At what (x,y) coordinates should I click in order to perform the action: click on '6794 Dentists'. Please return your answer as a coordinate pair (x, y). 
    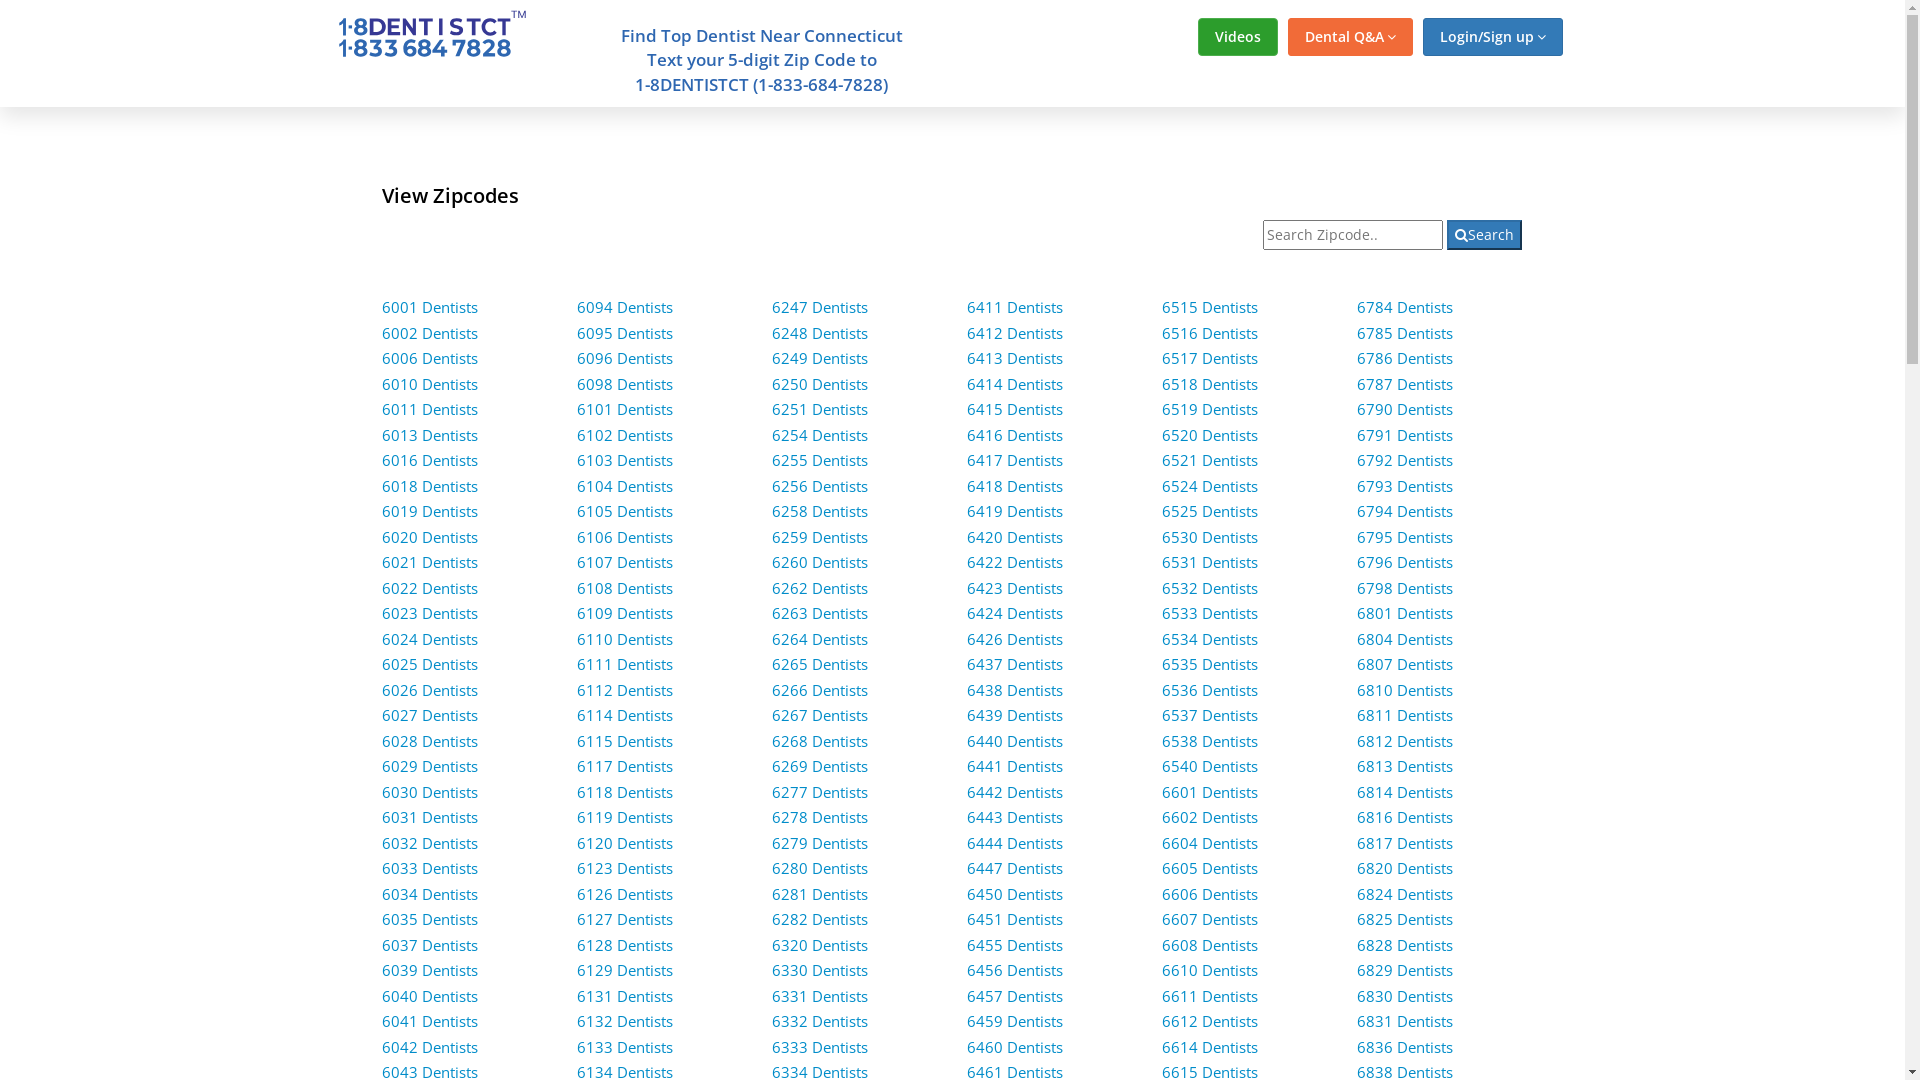
    Looking at the image, I should click on (1404, 509).